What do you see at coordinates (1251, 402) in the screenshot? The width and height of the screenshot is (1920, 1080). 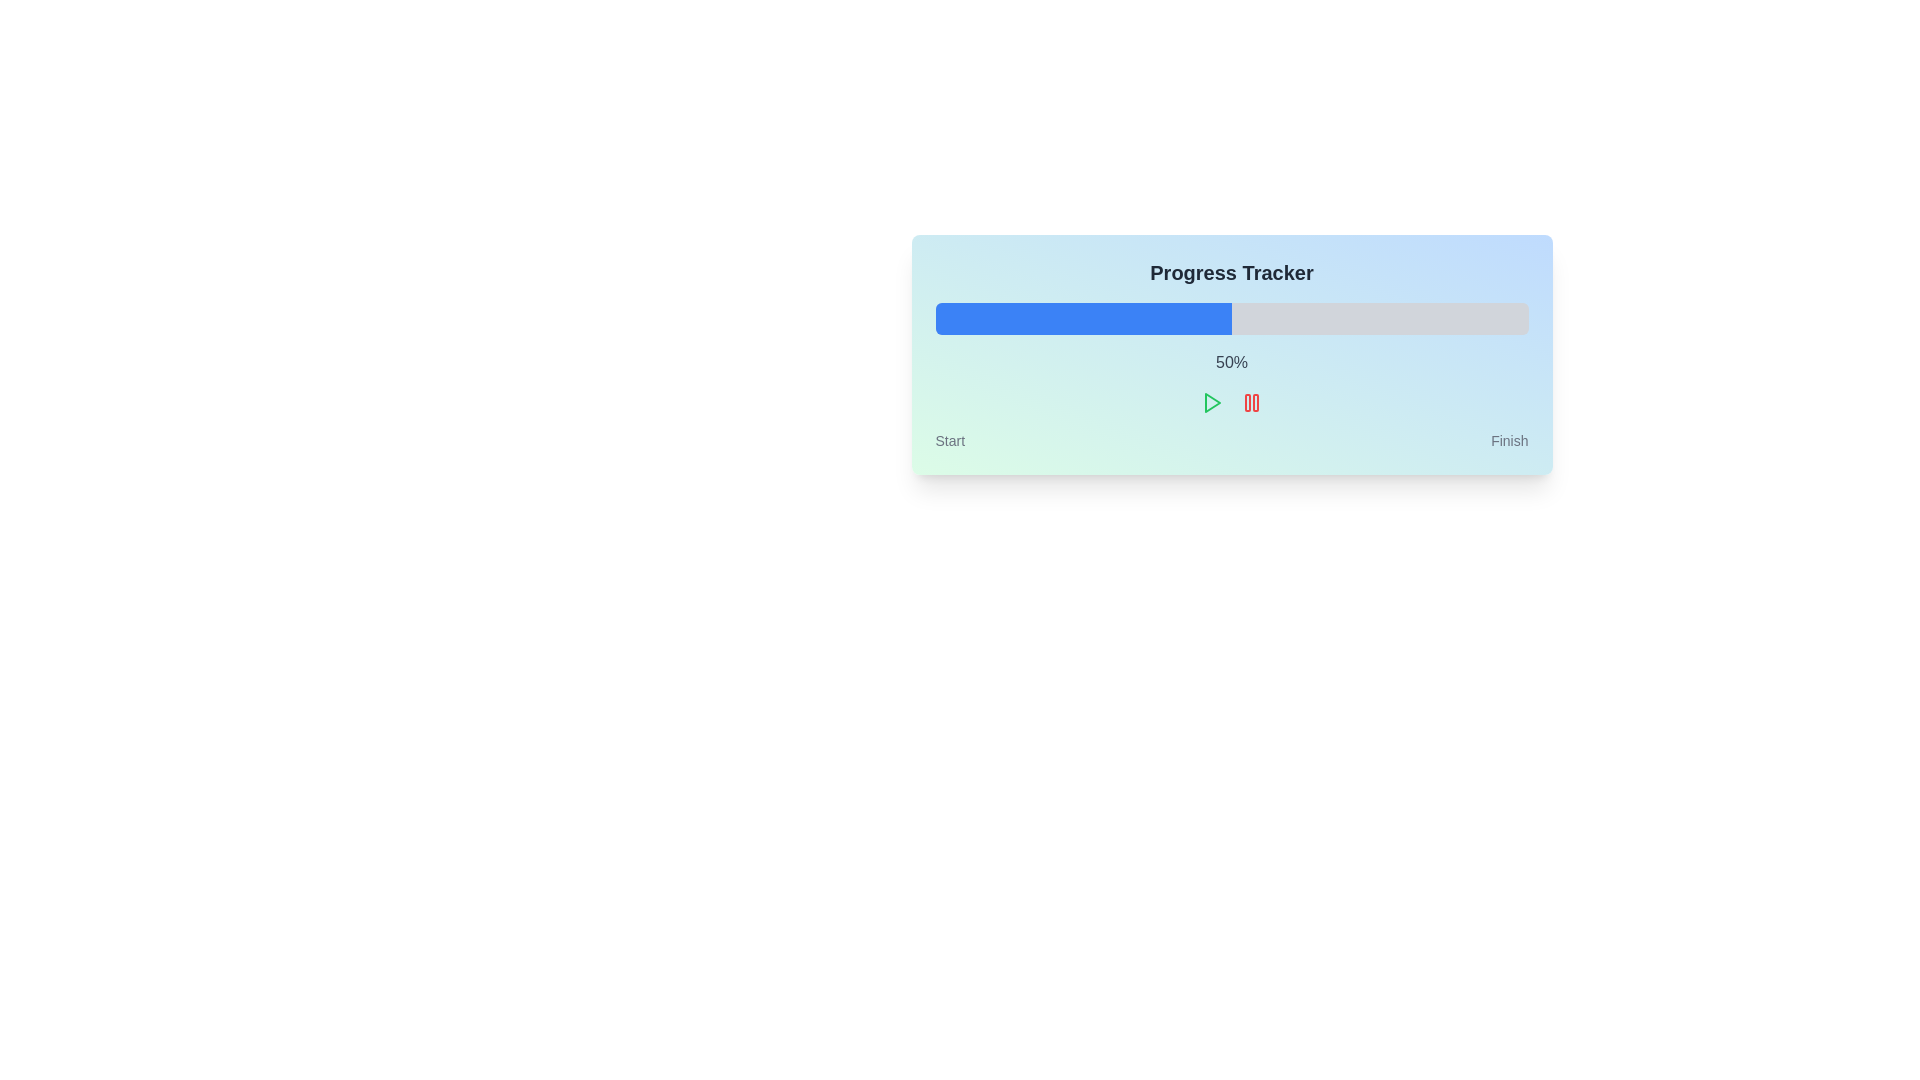 I see `the pause button located as the second icon from the left in a sequence of three icons below the progress bar to halt the ongoing process` at bounding box center [1251, 402].